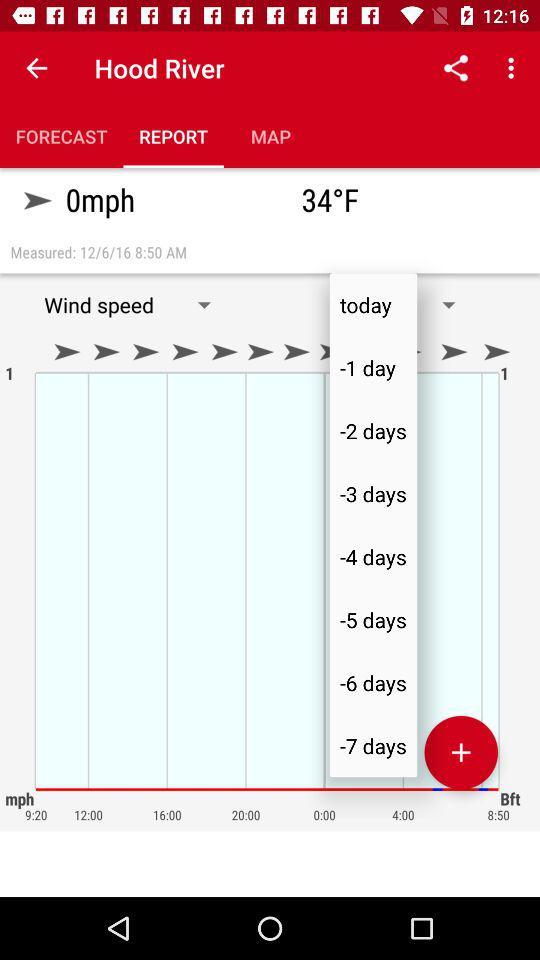 The image size is (540, 960). I want to click on icon, so click(461, 751).